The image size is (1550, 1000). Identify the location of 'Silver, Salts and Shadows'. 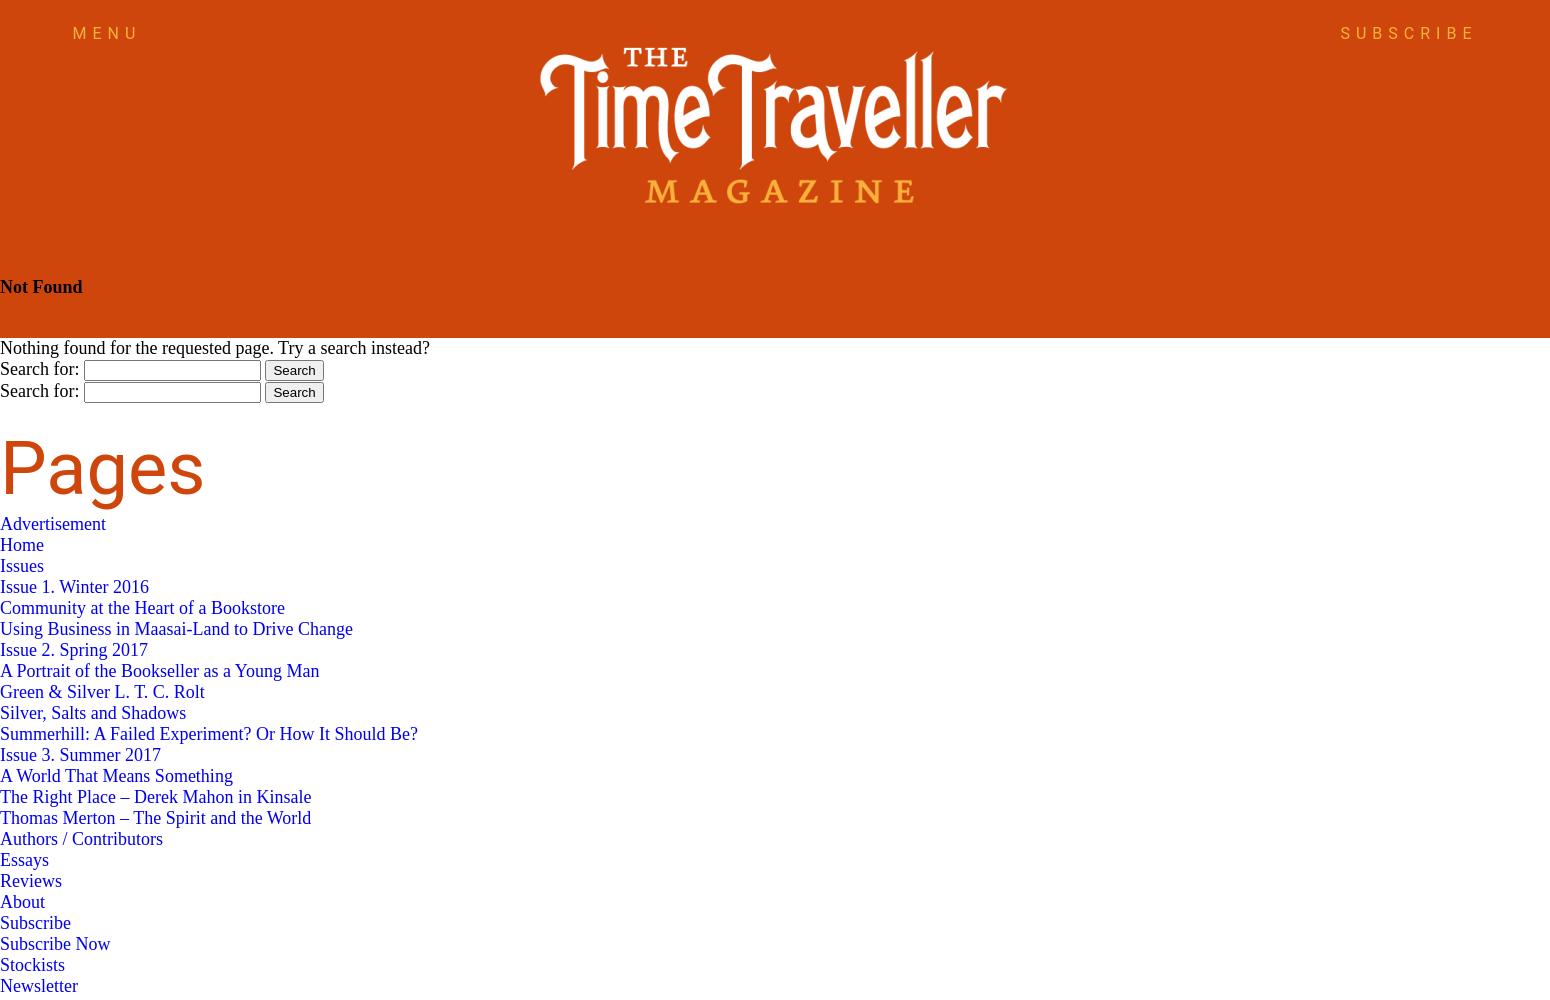
(93, 712).